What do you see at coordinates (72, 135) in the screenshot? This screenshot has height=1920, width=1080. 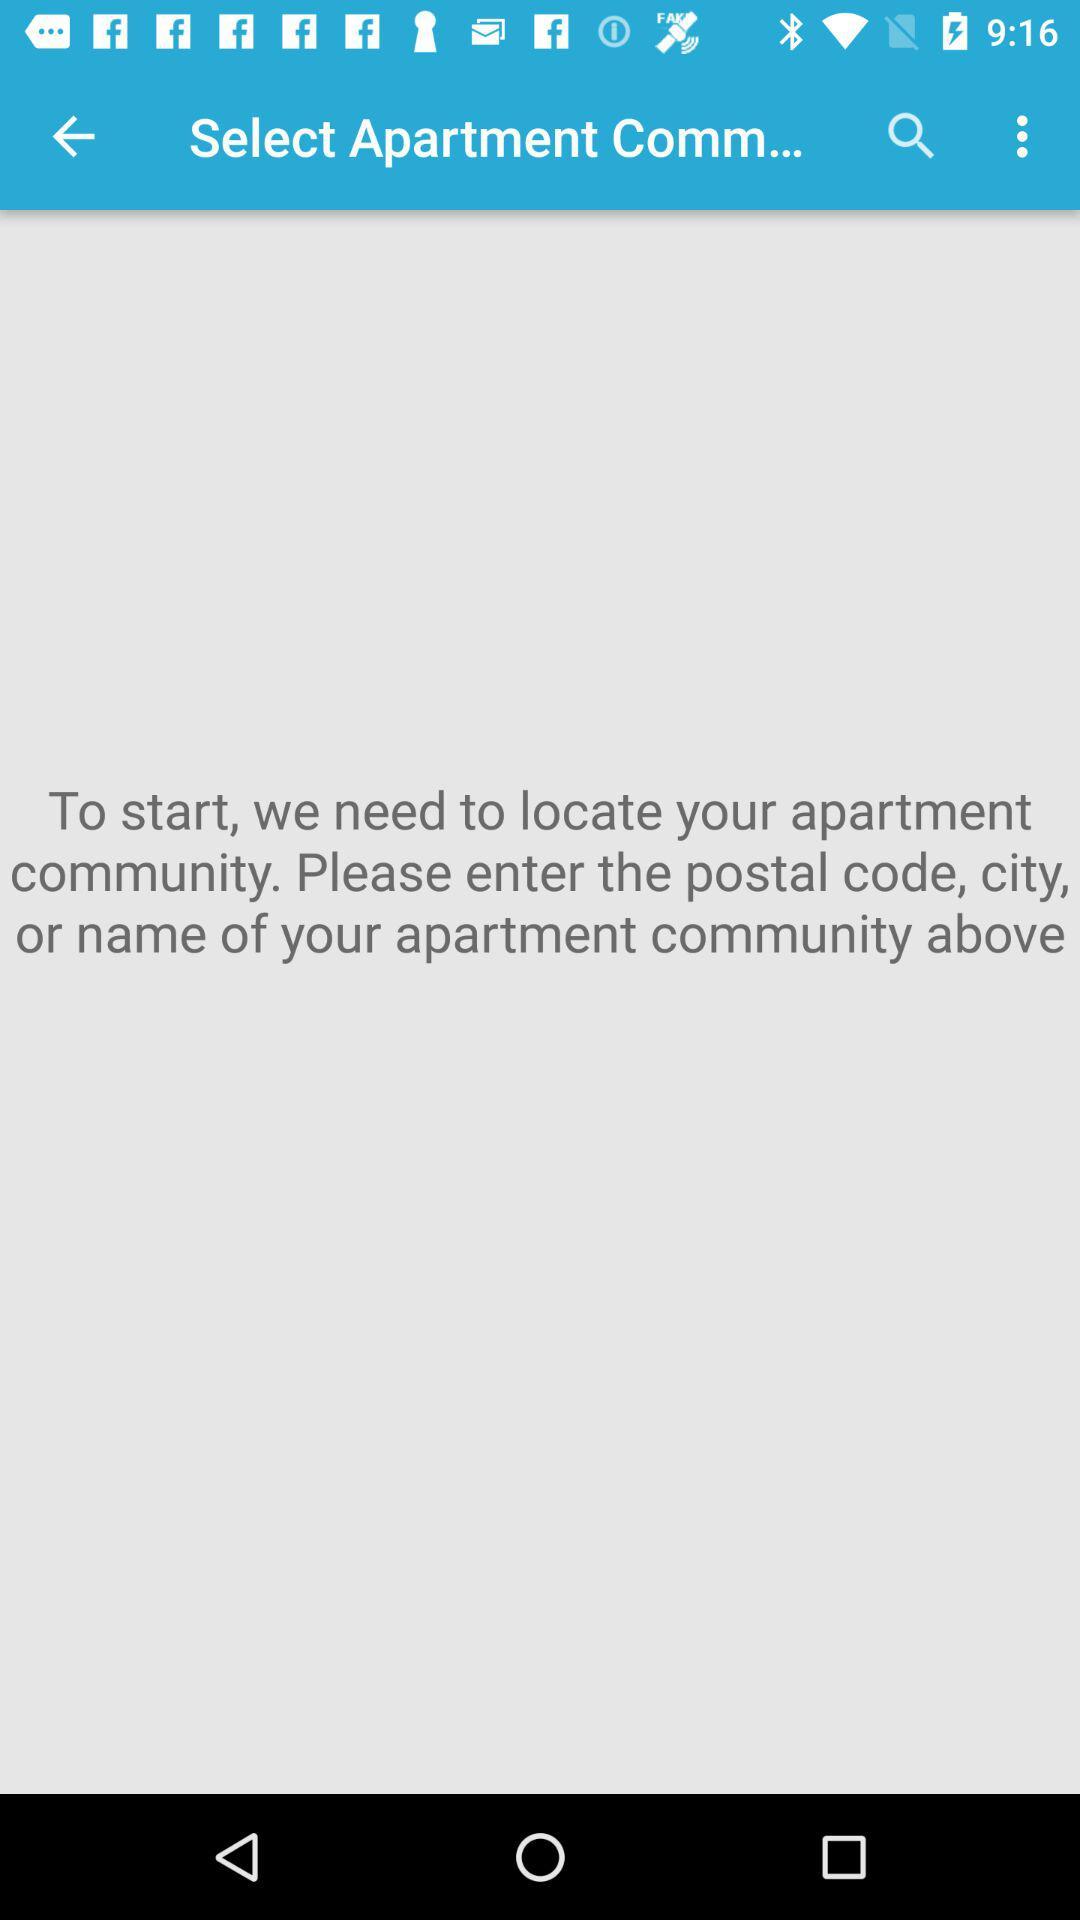 I see `icon at the top left corner` at bounding box center [72, 135].